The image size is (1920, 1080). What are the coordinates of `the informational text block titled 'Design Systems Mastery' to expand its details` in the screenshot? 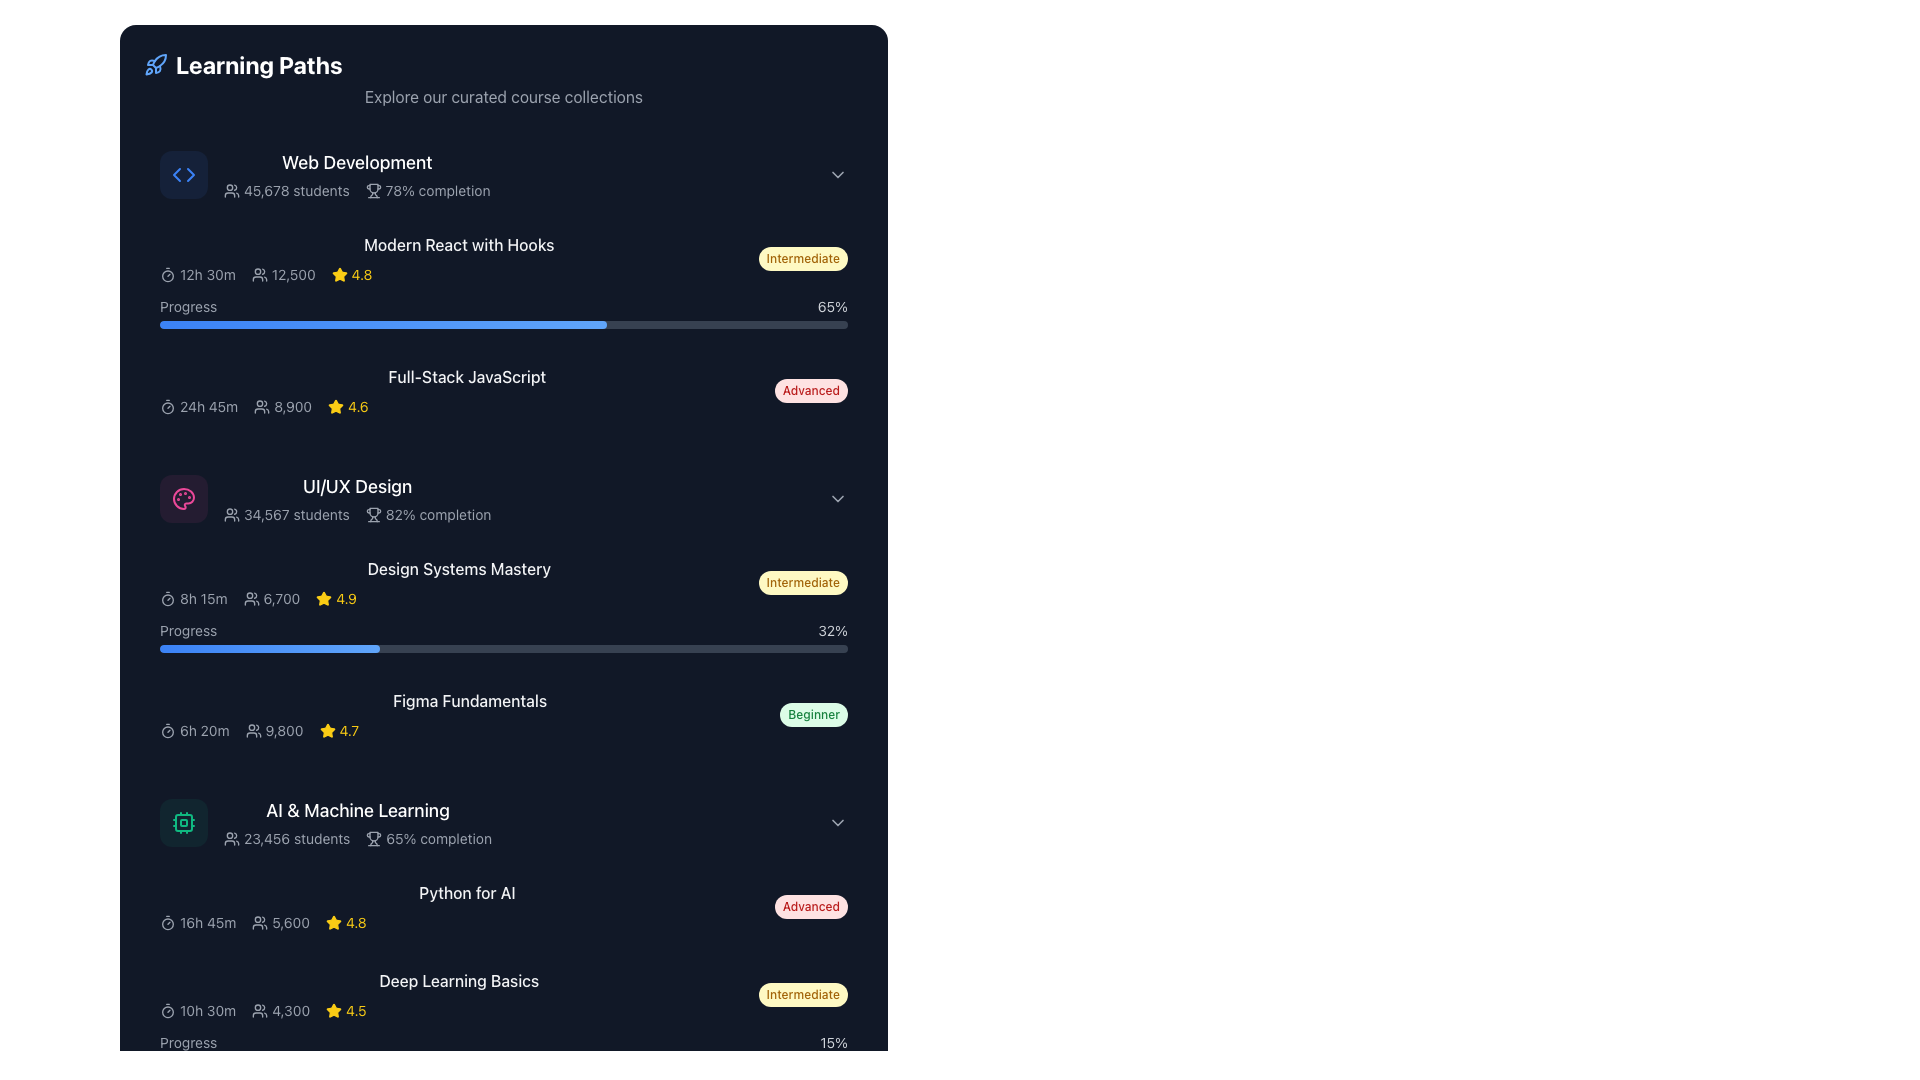 It's located at (458, 582).